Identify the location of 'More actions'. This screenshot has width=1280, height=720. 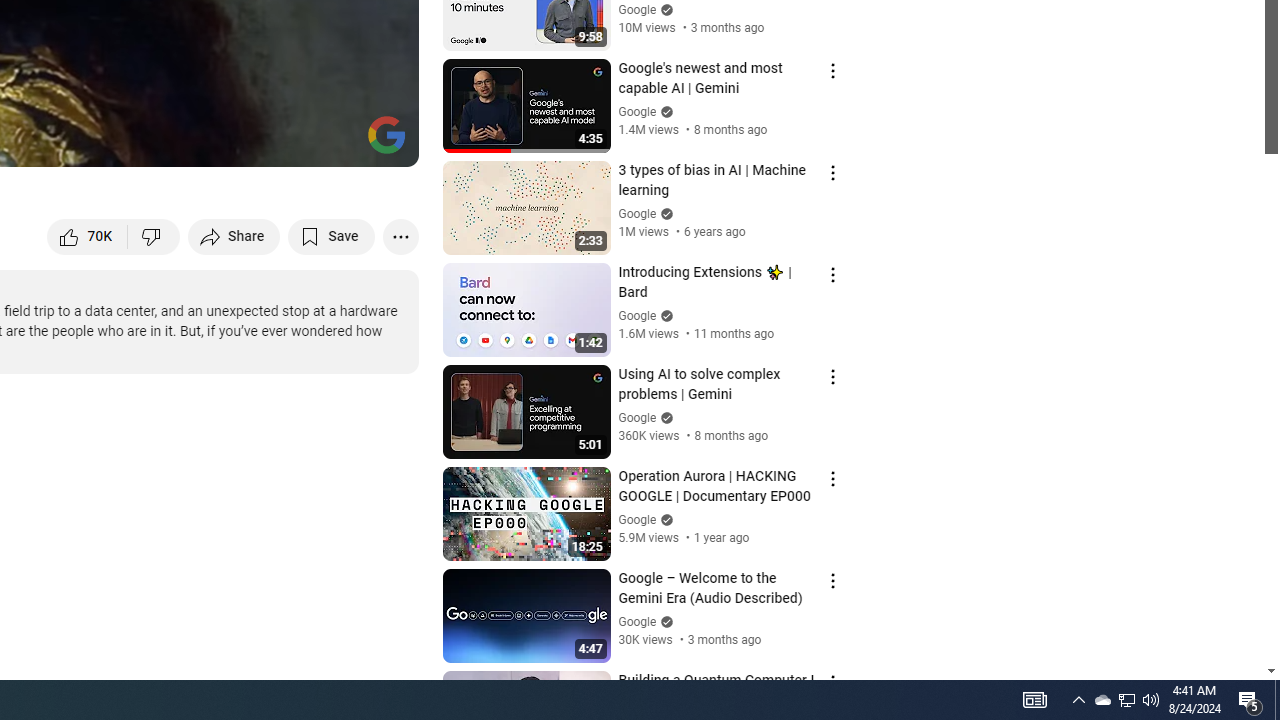
(400, 235).